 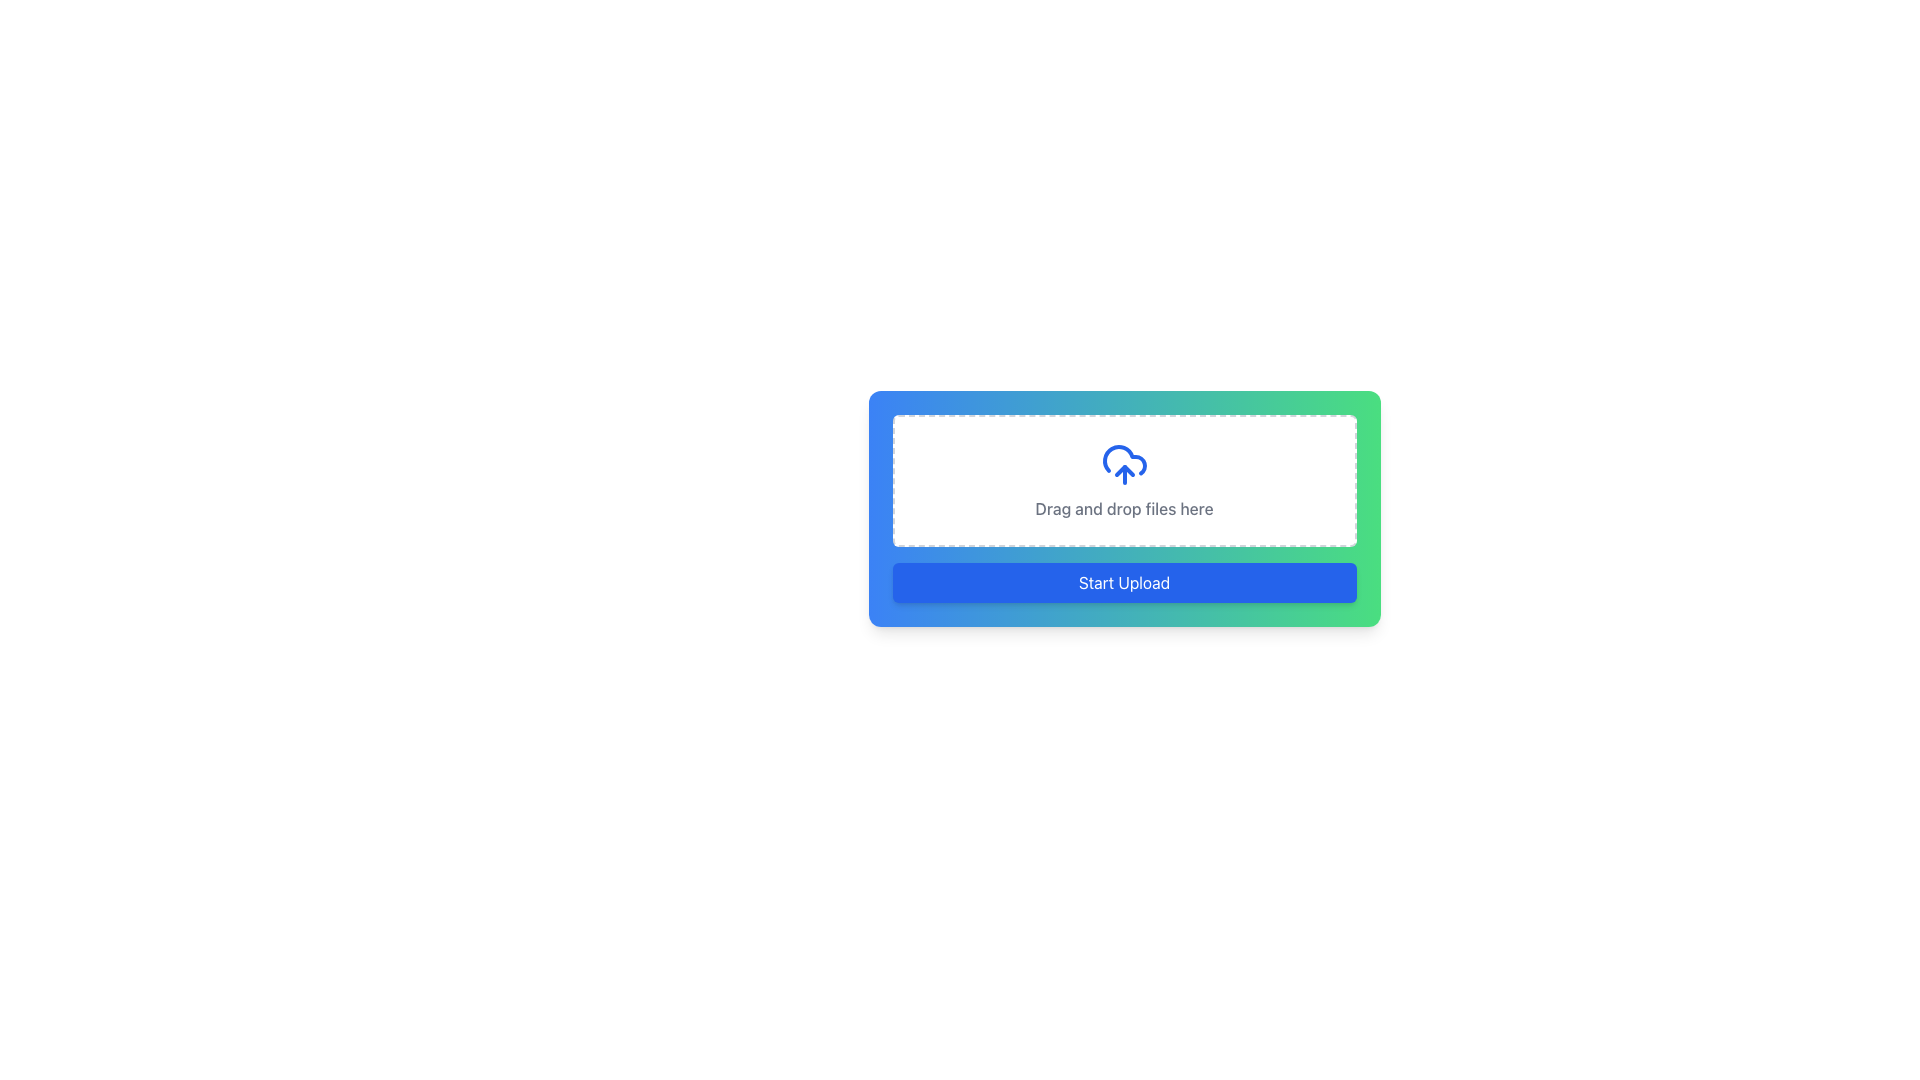 What do you see at coordinates (1124, 465) in the screenshot?
I see `the vibrant blue cloud icon with an upward-pointing arrow` at bounding box center [1124, 465].